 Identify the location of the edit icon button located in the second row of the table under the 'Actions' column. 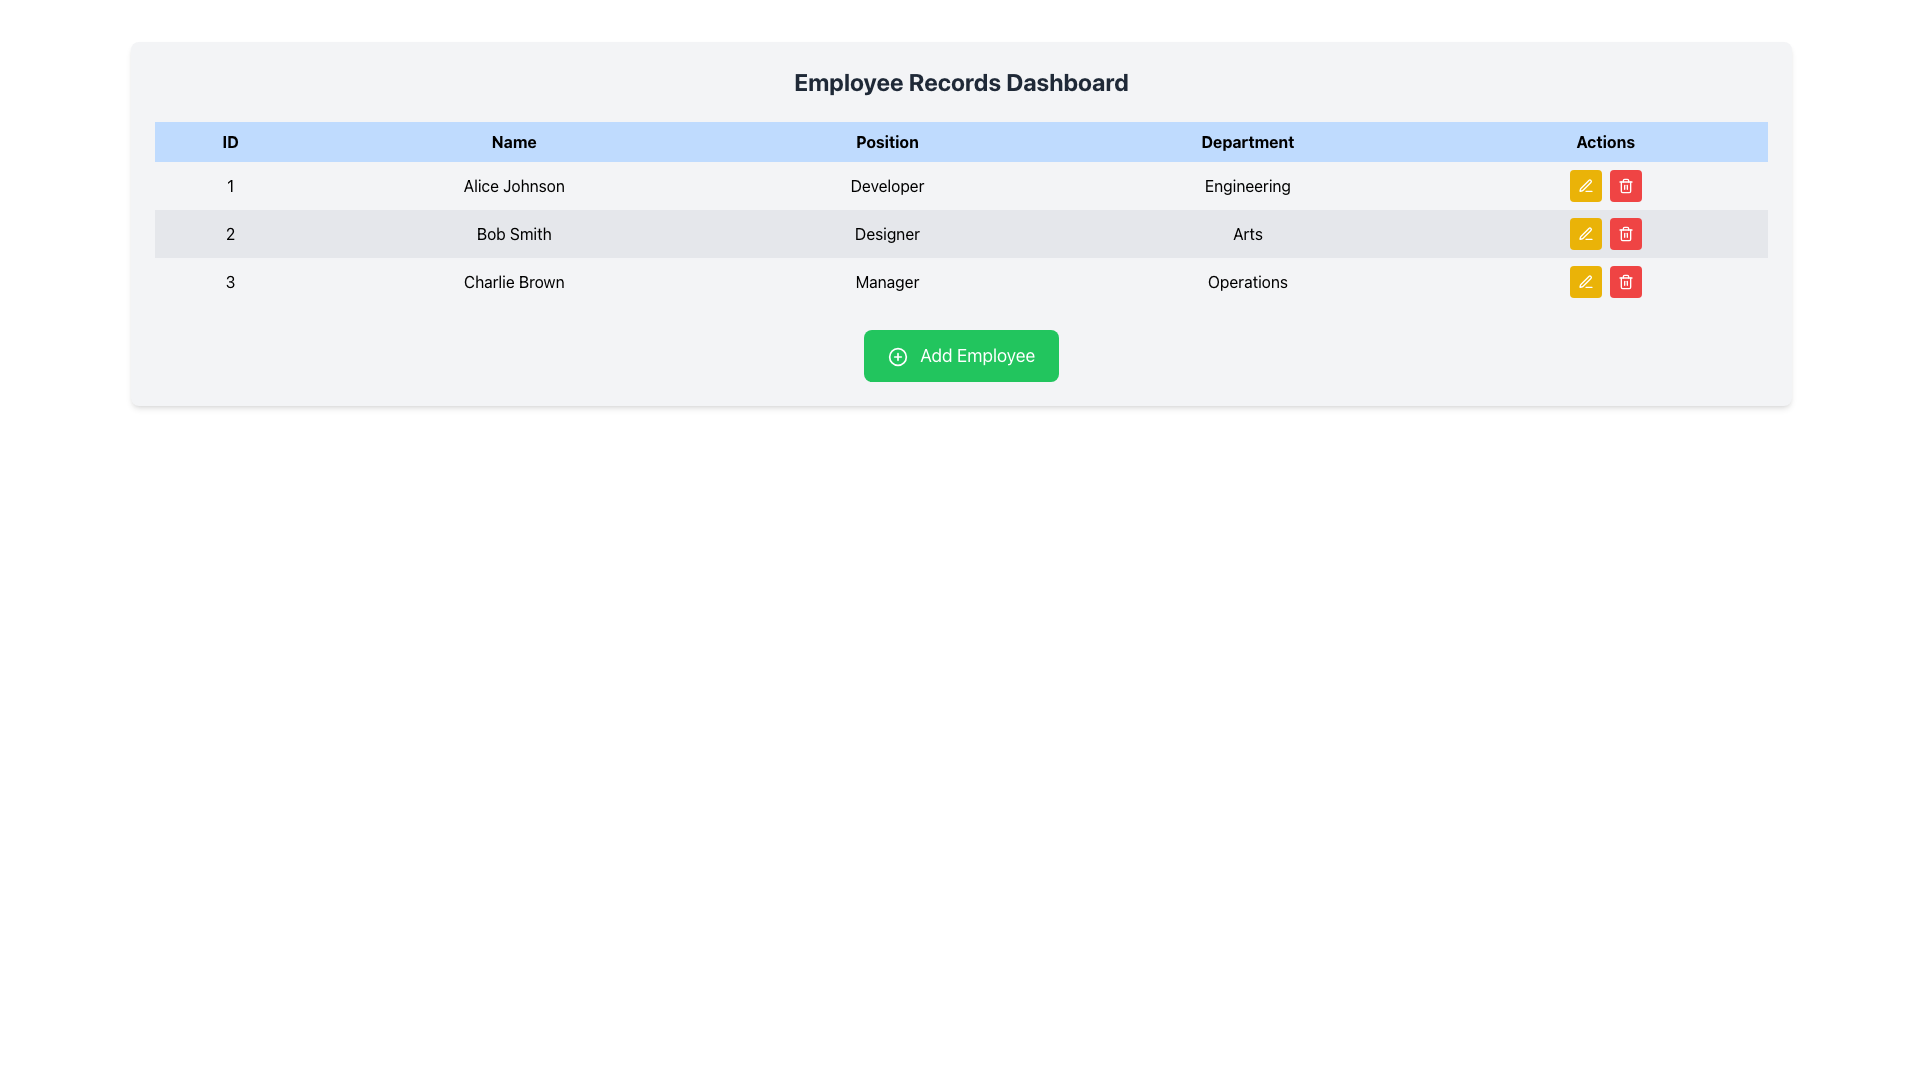
(1584, 185).